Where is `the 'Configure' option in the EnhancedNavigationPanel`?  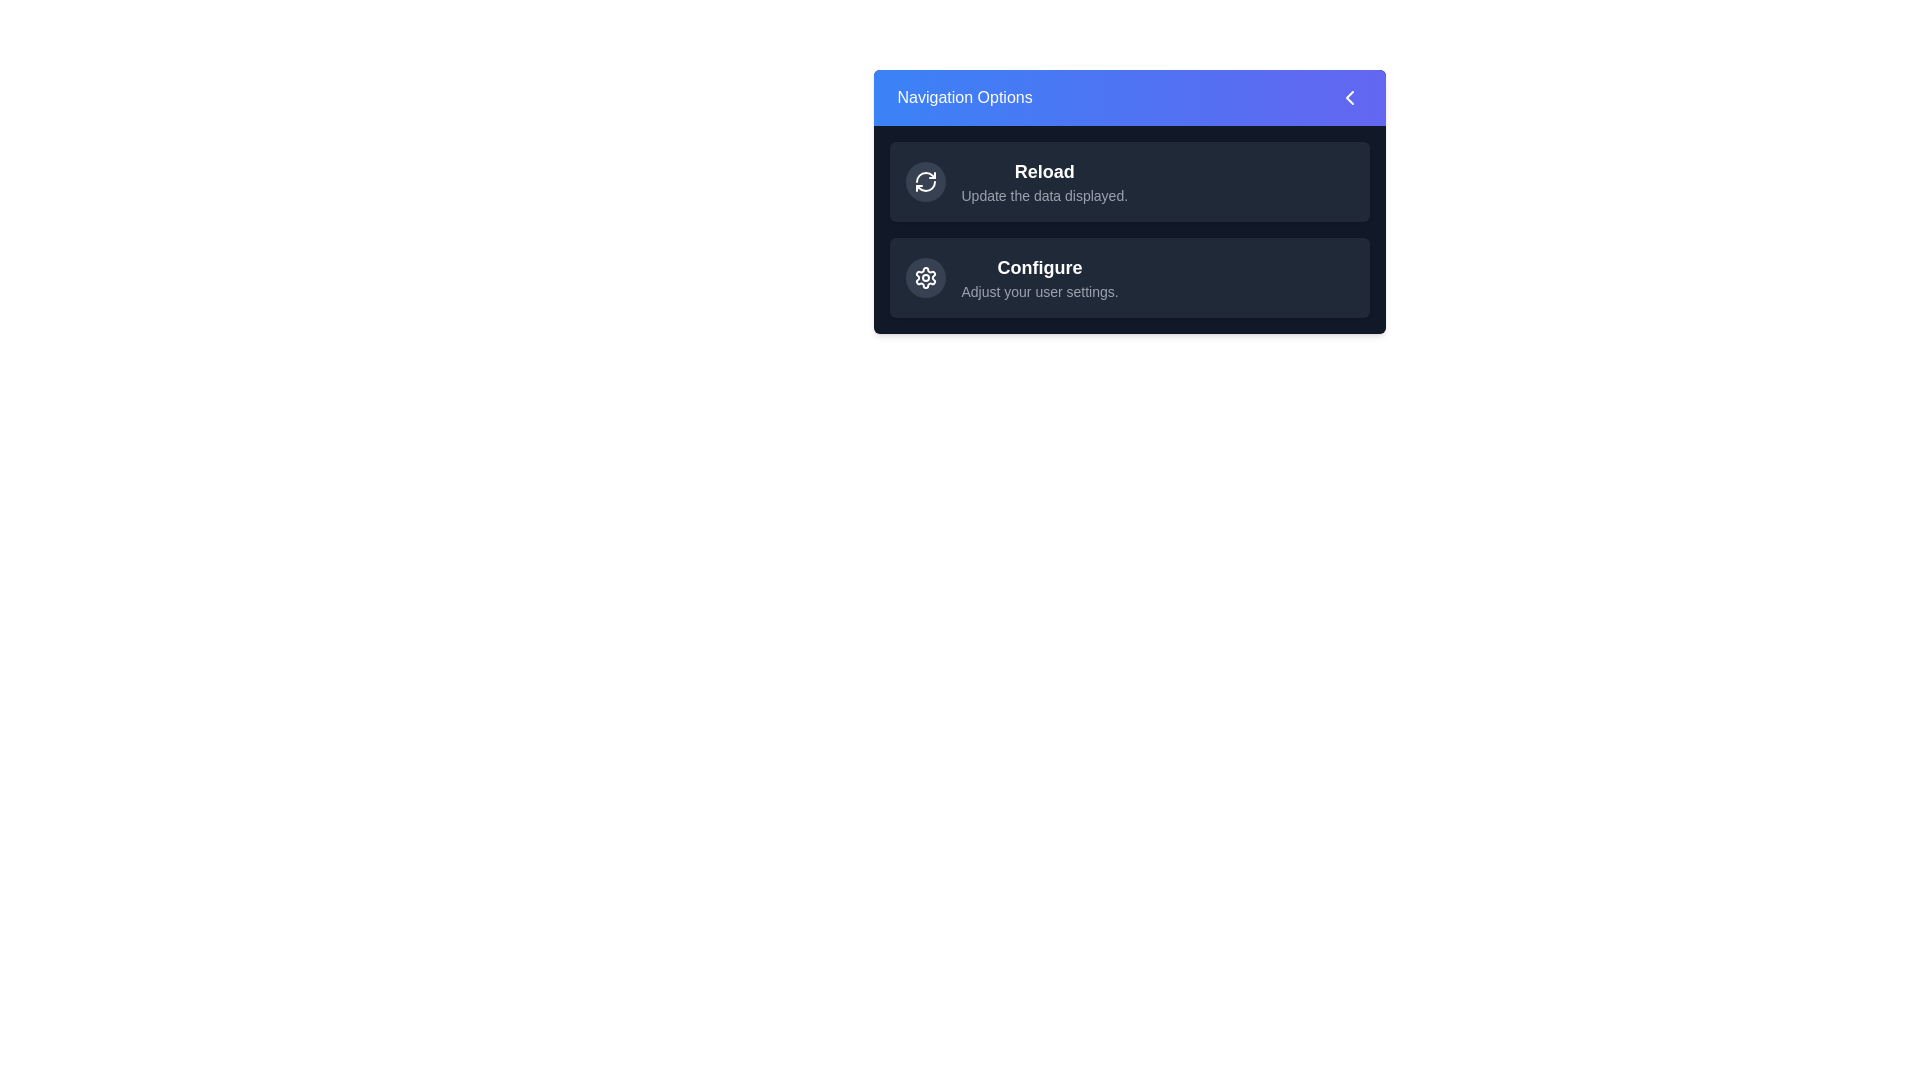
the 'Configure' option in the EnhancedNavigationPanel is located at coordinates (1040, 277).